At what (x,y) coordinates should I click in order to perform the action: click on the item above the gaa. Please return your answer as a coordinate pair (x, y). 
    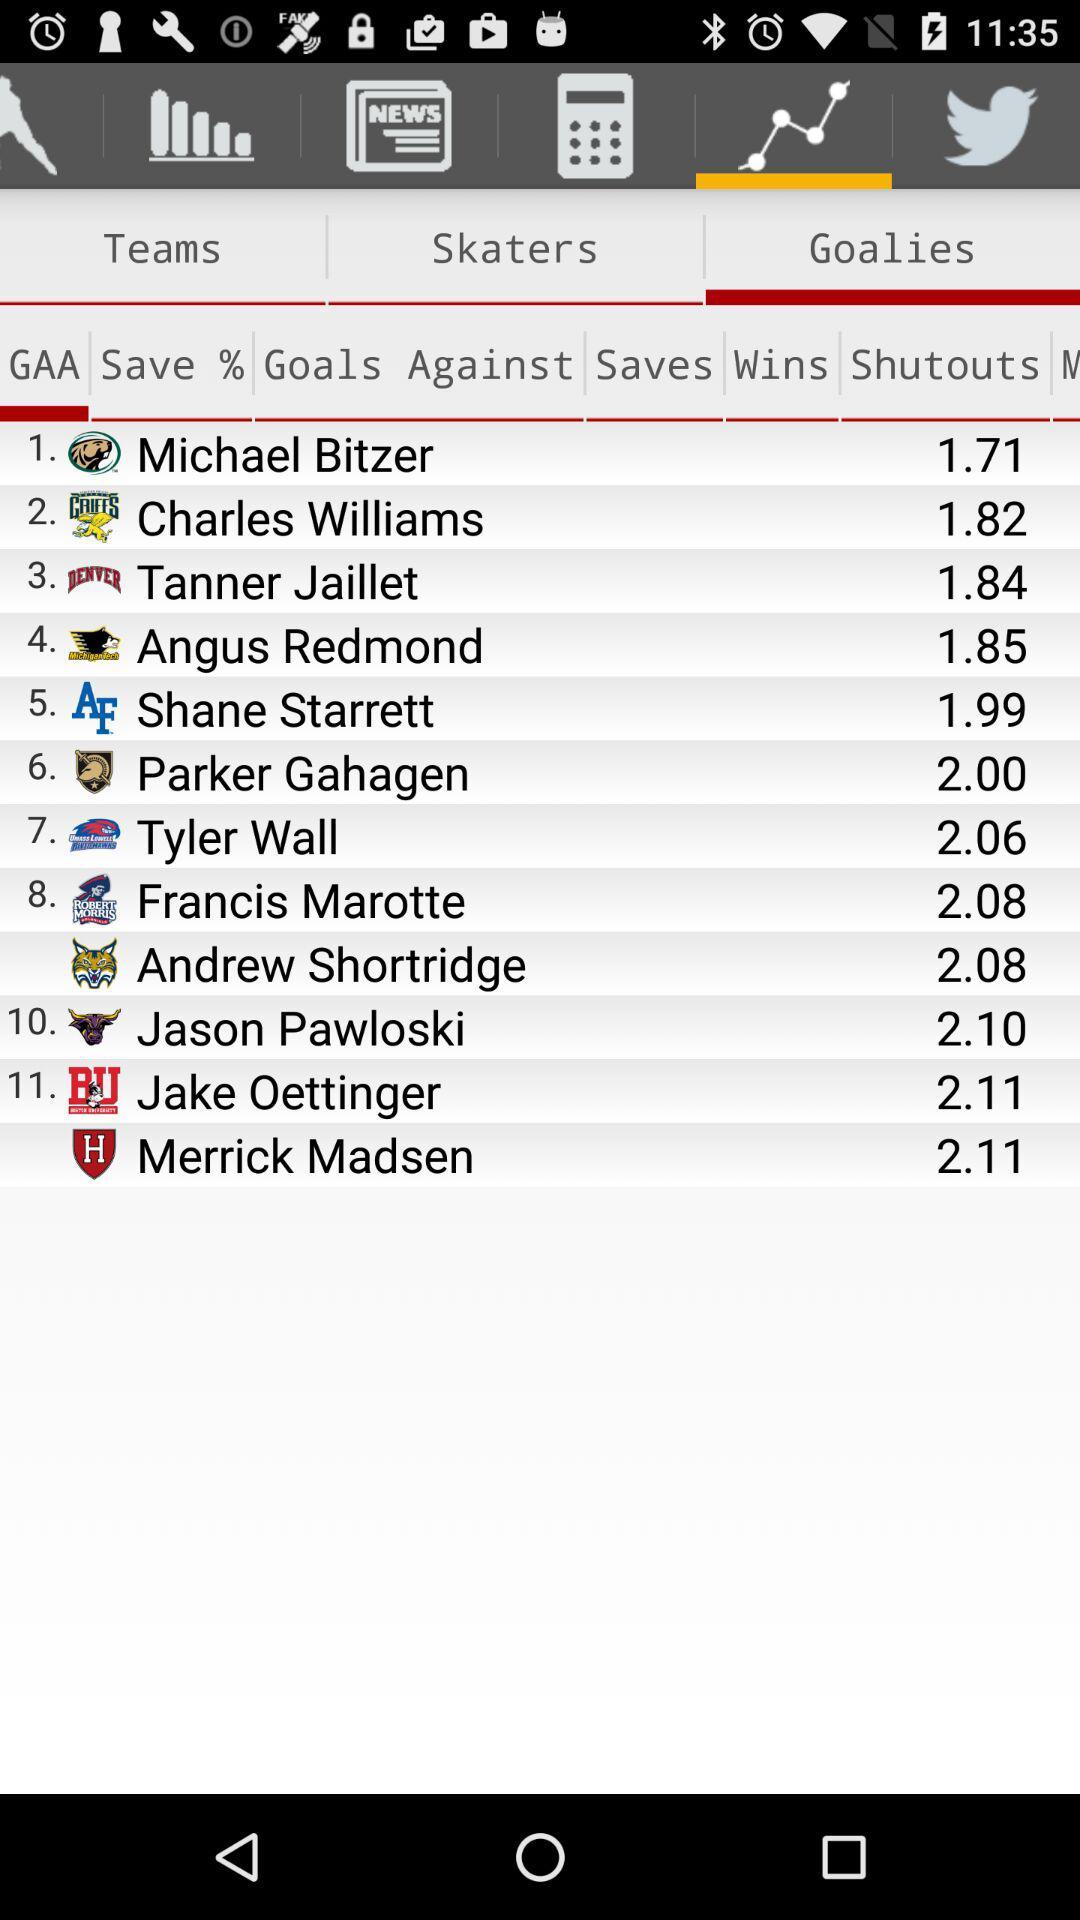
    Looking at the image, I should click on (161, 246).